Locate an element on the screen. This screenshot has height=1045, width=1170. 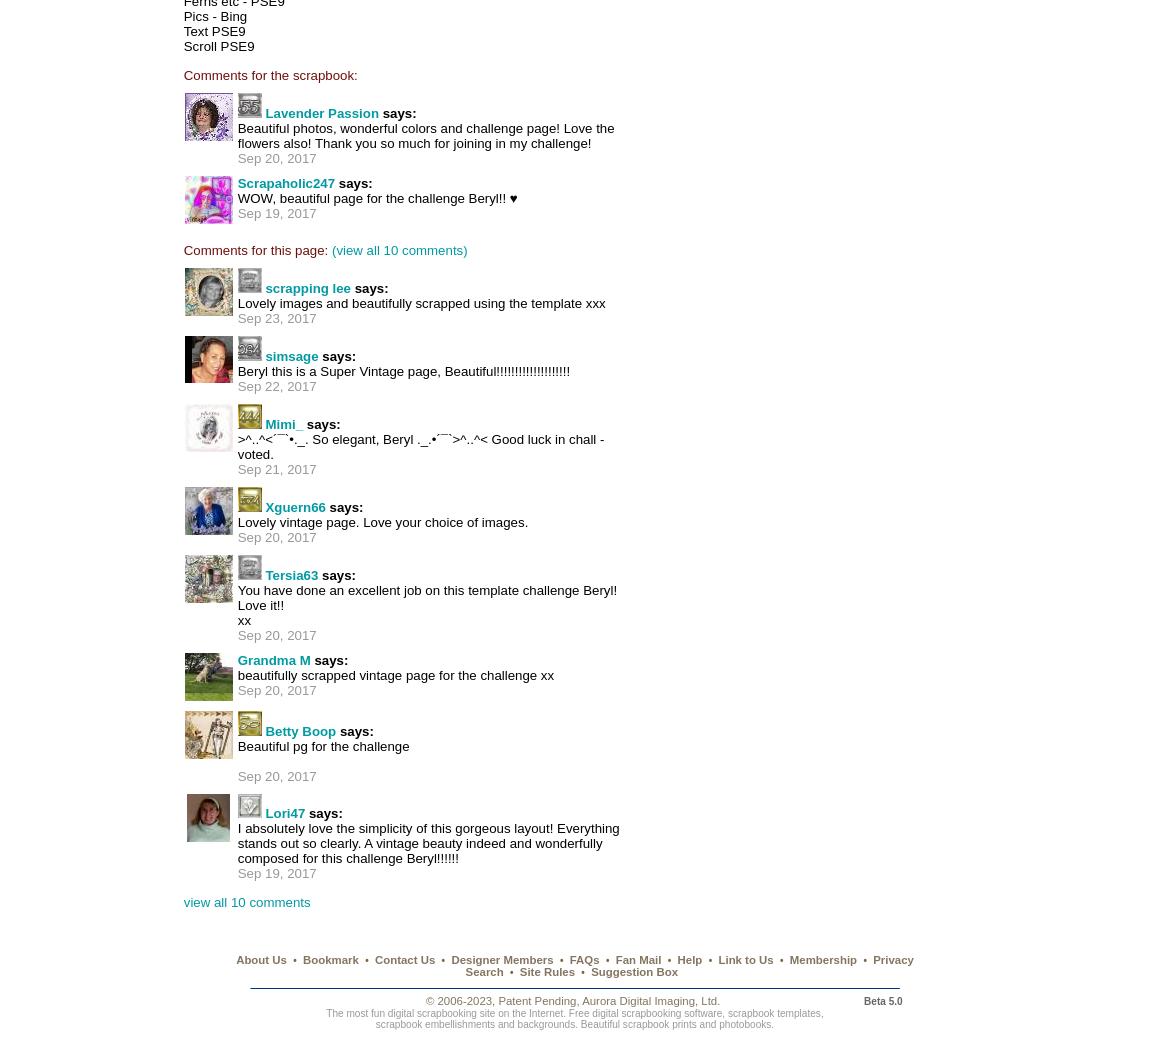
'Sep 21, 2017' is located at coordinates (276, 468).